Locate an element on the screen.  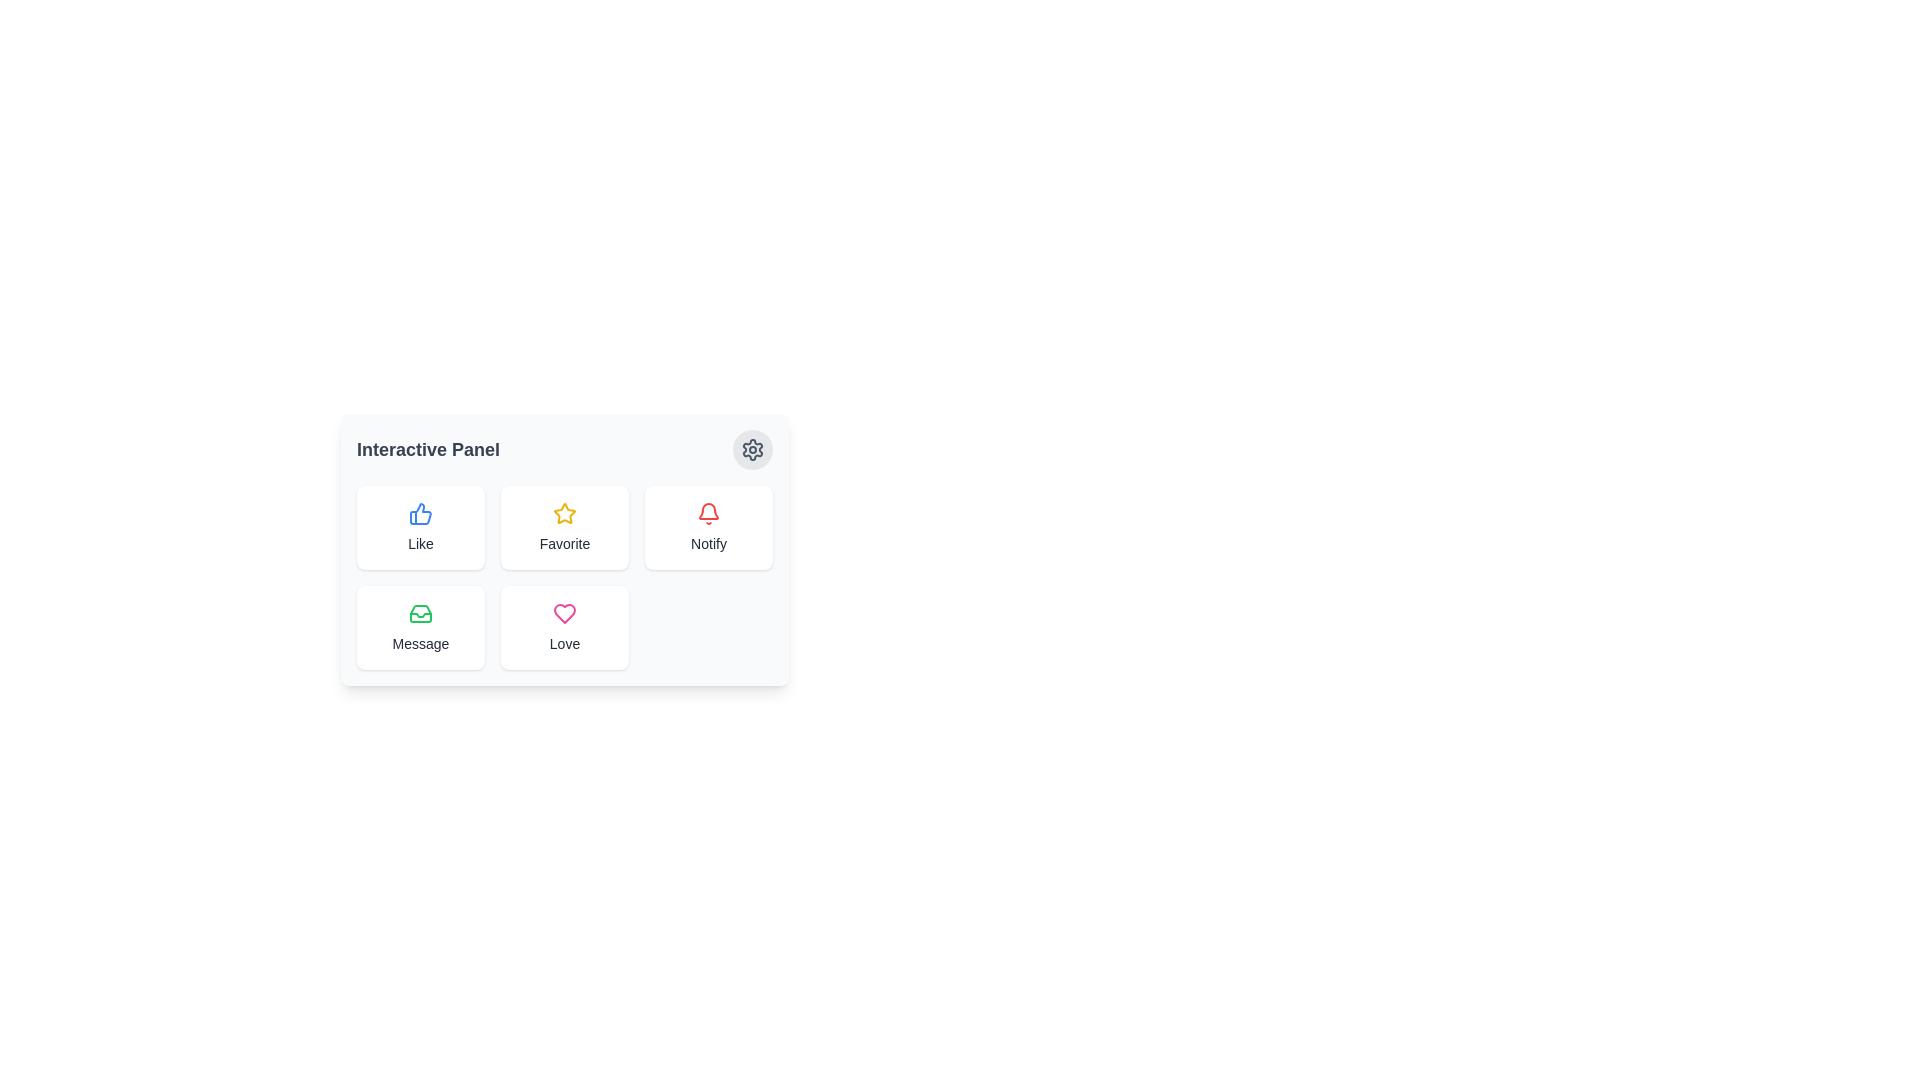
the green inbox icon labeled 'Message' located is located at coordinates (420, 612).